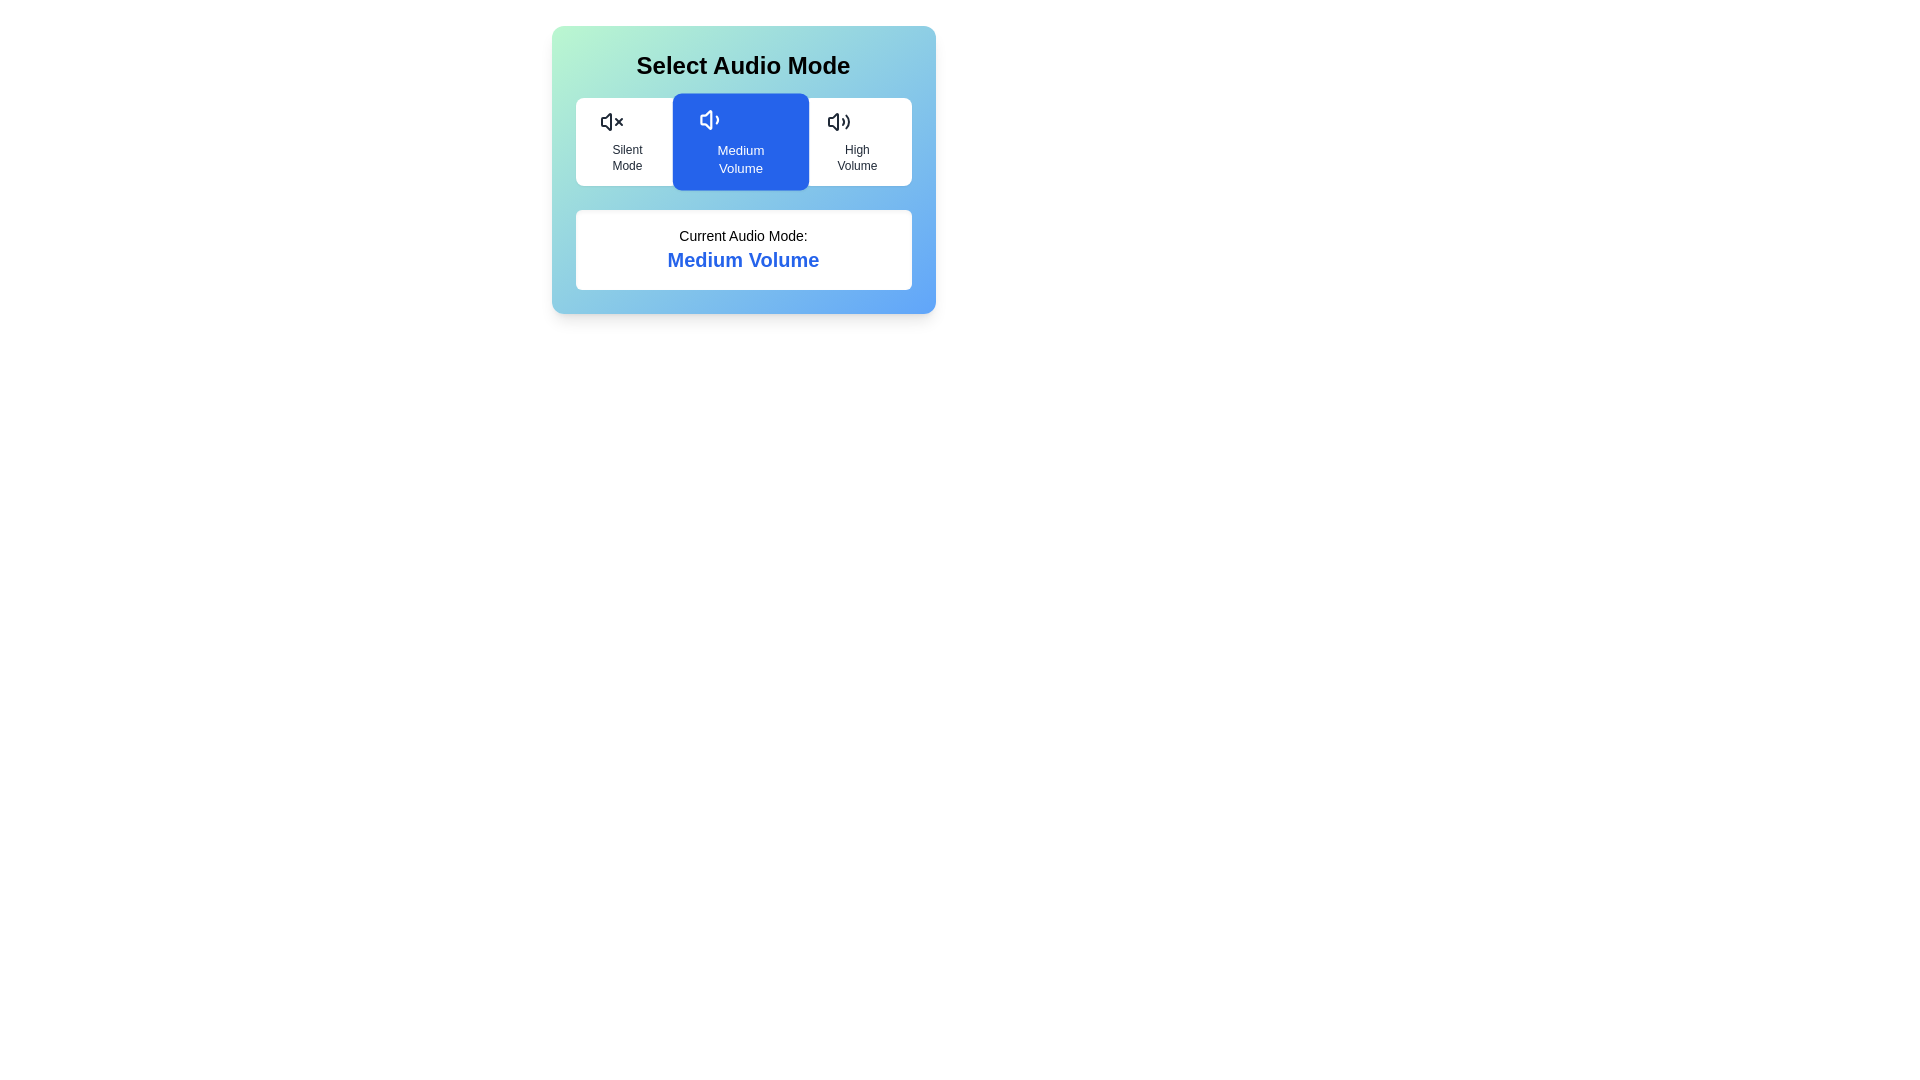 The image size is (1920, 1080). Describe the element at coordinates (857, 141) in the screenshot. I see `the audio mode High Volume by clicking the corresponding button` at that location.